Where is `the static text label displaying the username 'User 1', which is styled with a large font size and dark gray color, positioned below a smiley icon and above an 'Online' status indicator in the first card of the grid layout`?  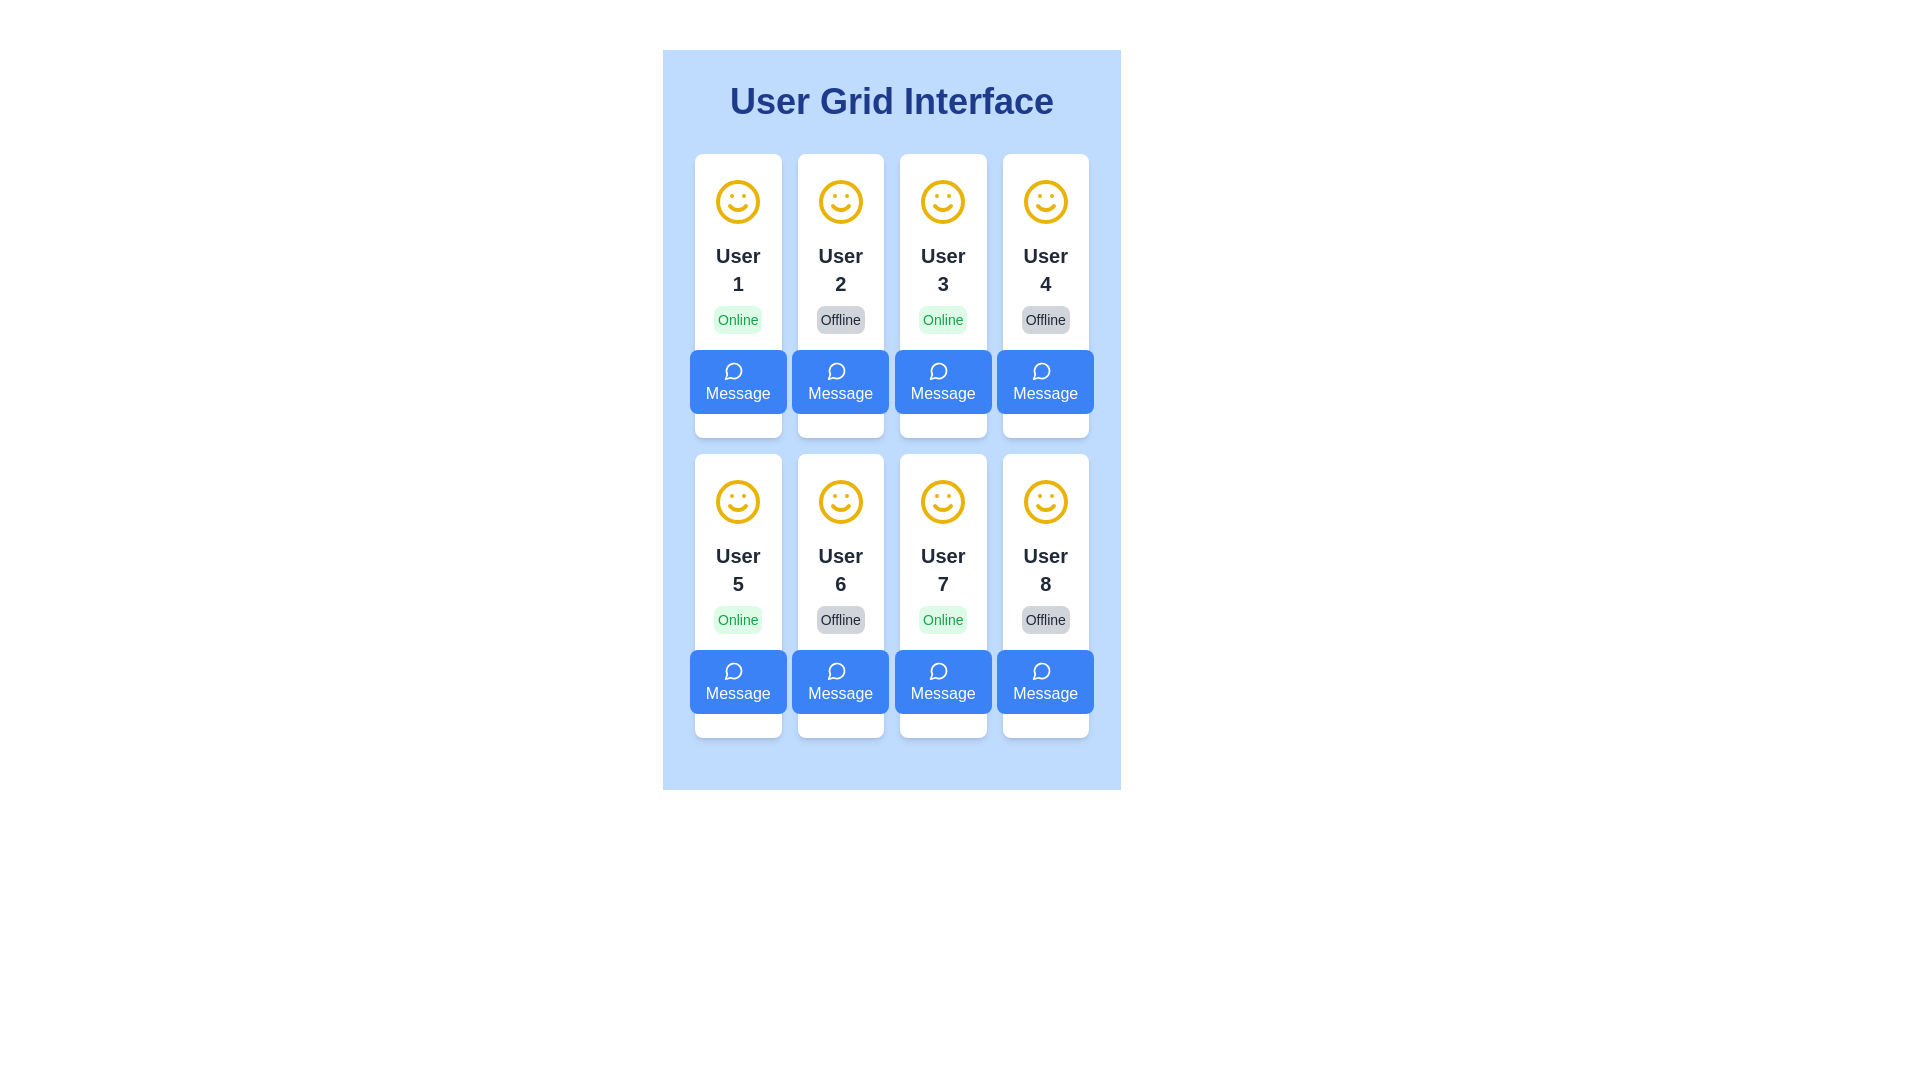 the static text label displaying the username 'User 1', which is styled with a large font size and dark gray color, positioned below a smiley icon and above an 'Online' status indicator in the first card of the grid layout is located at coordinates (737, 270).